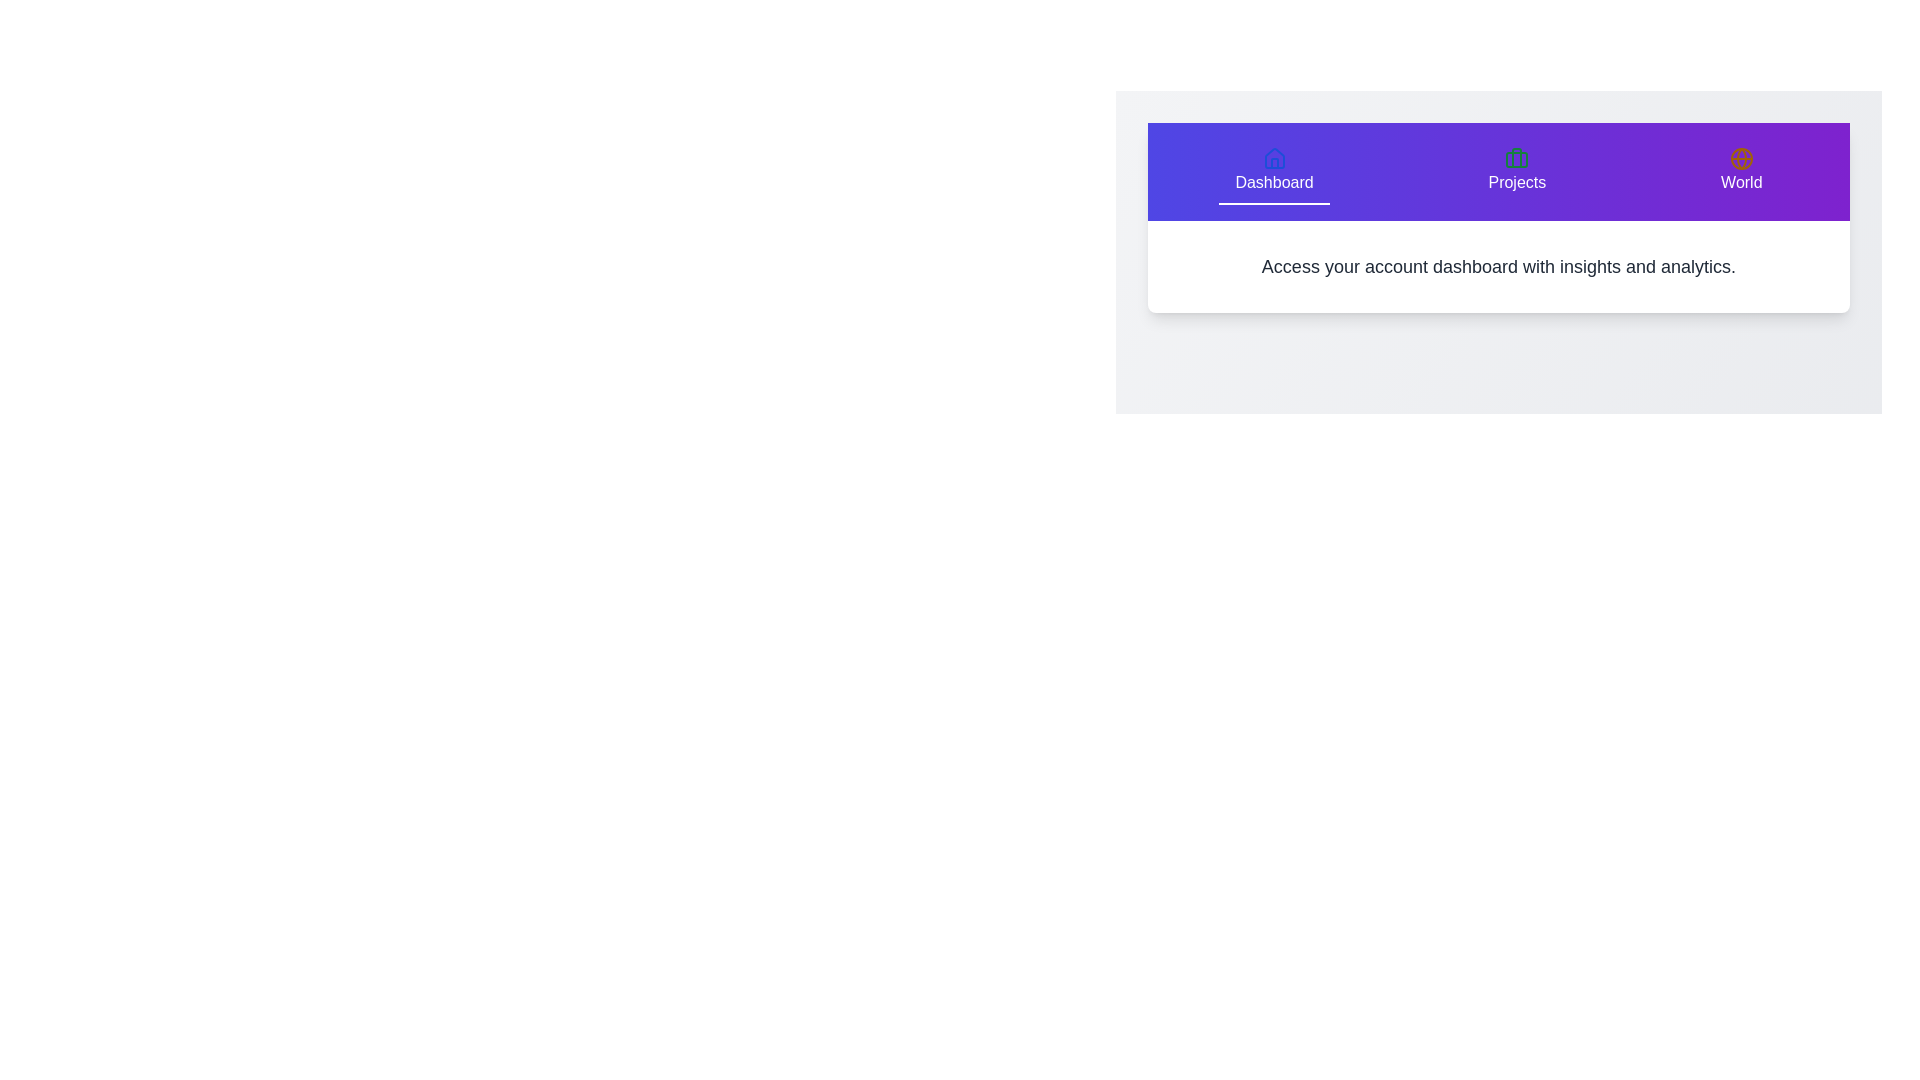 The height and width of the screenshot is (1080, 1920). What do you see at coordinates (1740, 171) in the screenshot?
I see `the 'World' tab to display its content` at bounding box center [1740, 171].